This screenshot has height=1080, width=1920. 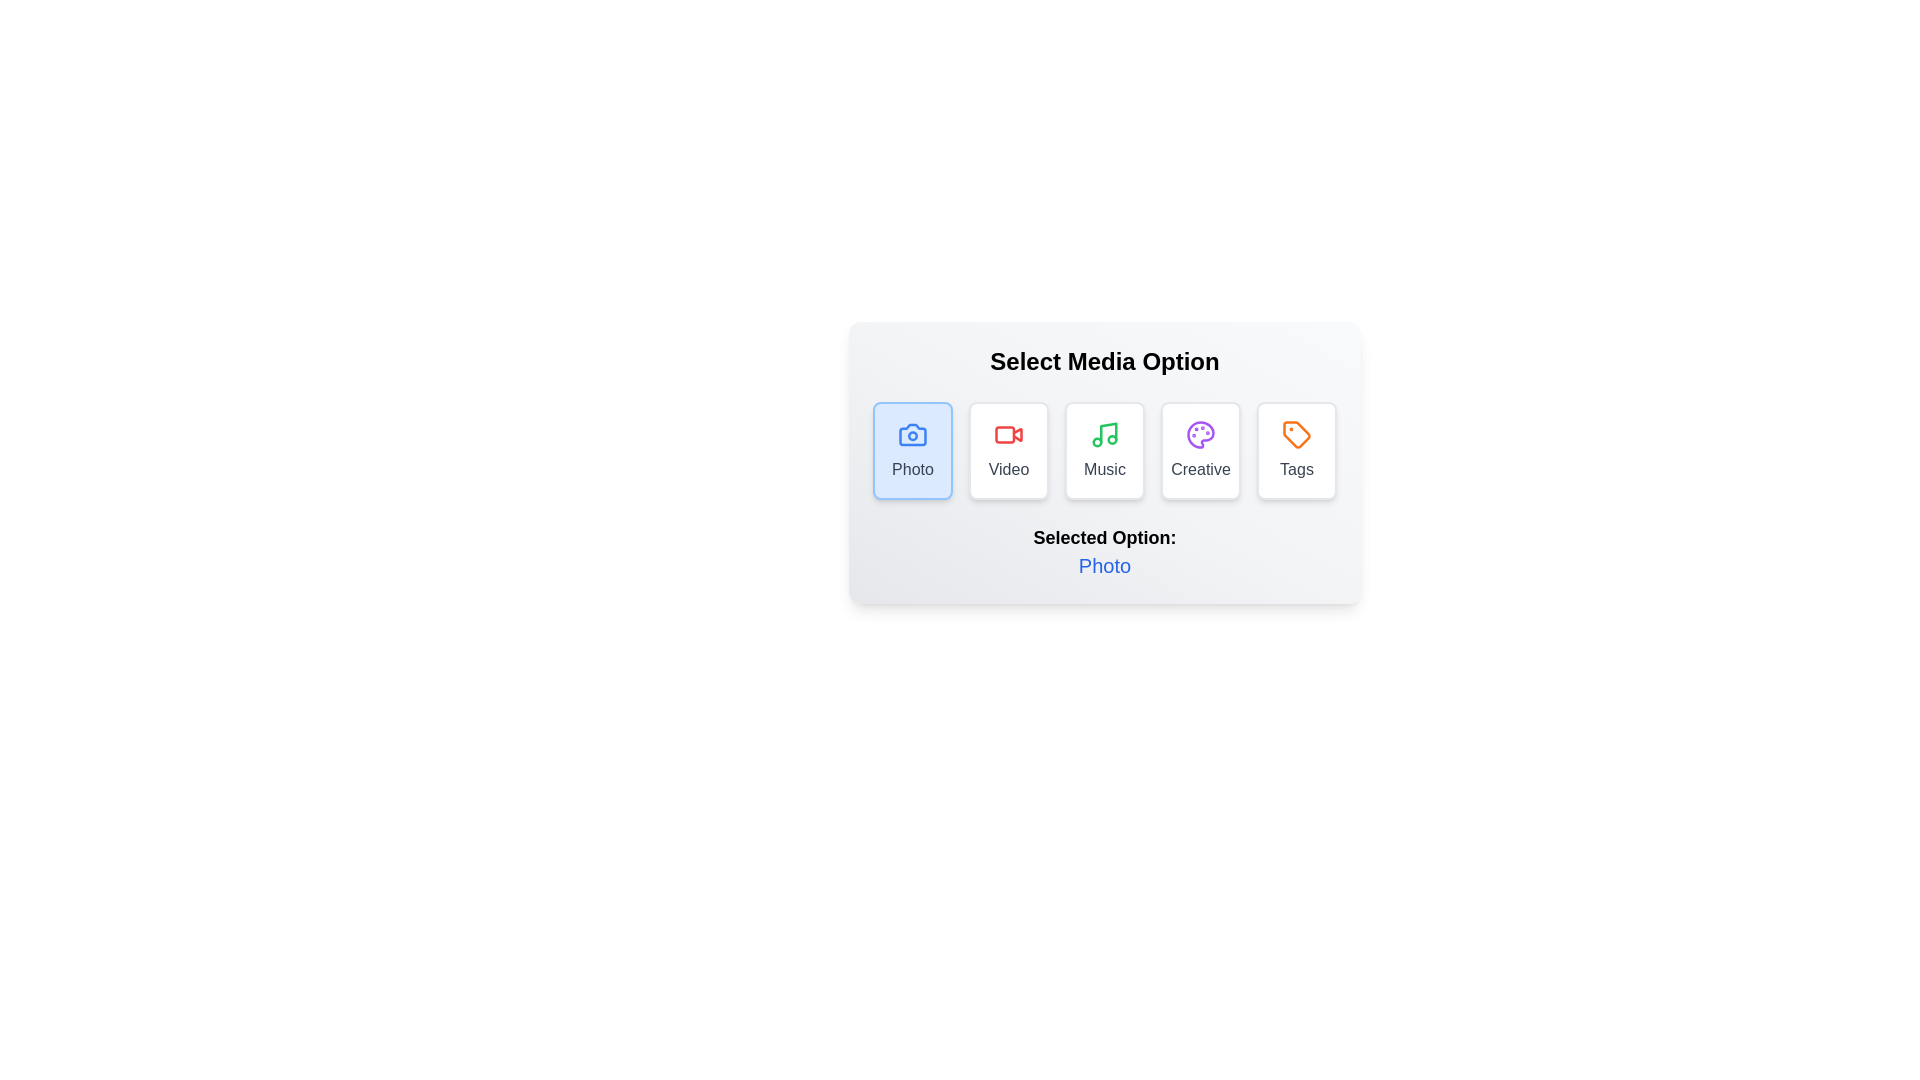 I want to click on the media option Tags by clicking on its corresponding button, so click(x=1296, y=451).